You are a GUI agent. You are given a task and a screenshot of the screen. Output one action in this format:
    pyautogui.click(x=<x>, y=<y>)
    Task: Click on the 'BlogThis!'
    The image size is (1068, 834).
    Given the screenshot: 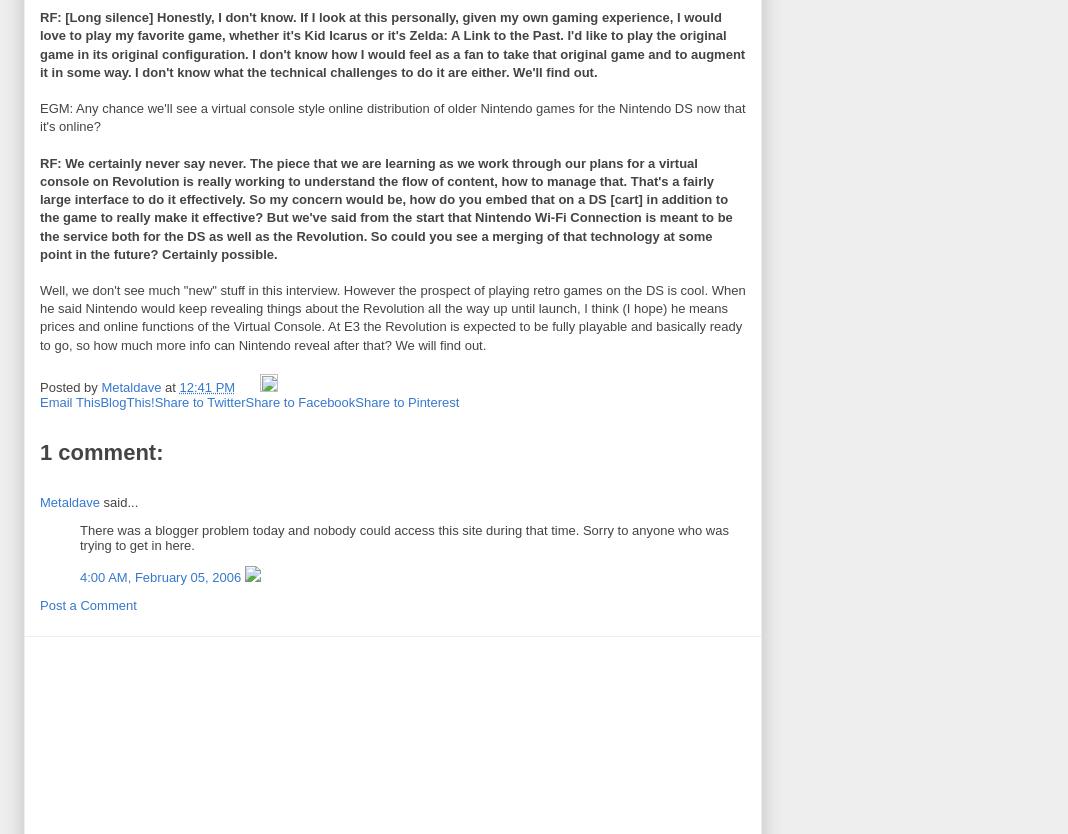 What is the action you would take?
    pyautogui.click(x=125, y=401)
    